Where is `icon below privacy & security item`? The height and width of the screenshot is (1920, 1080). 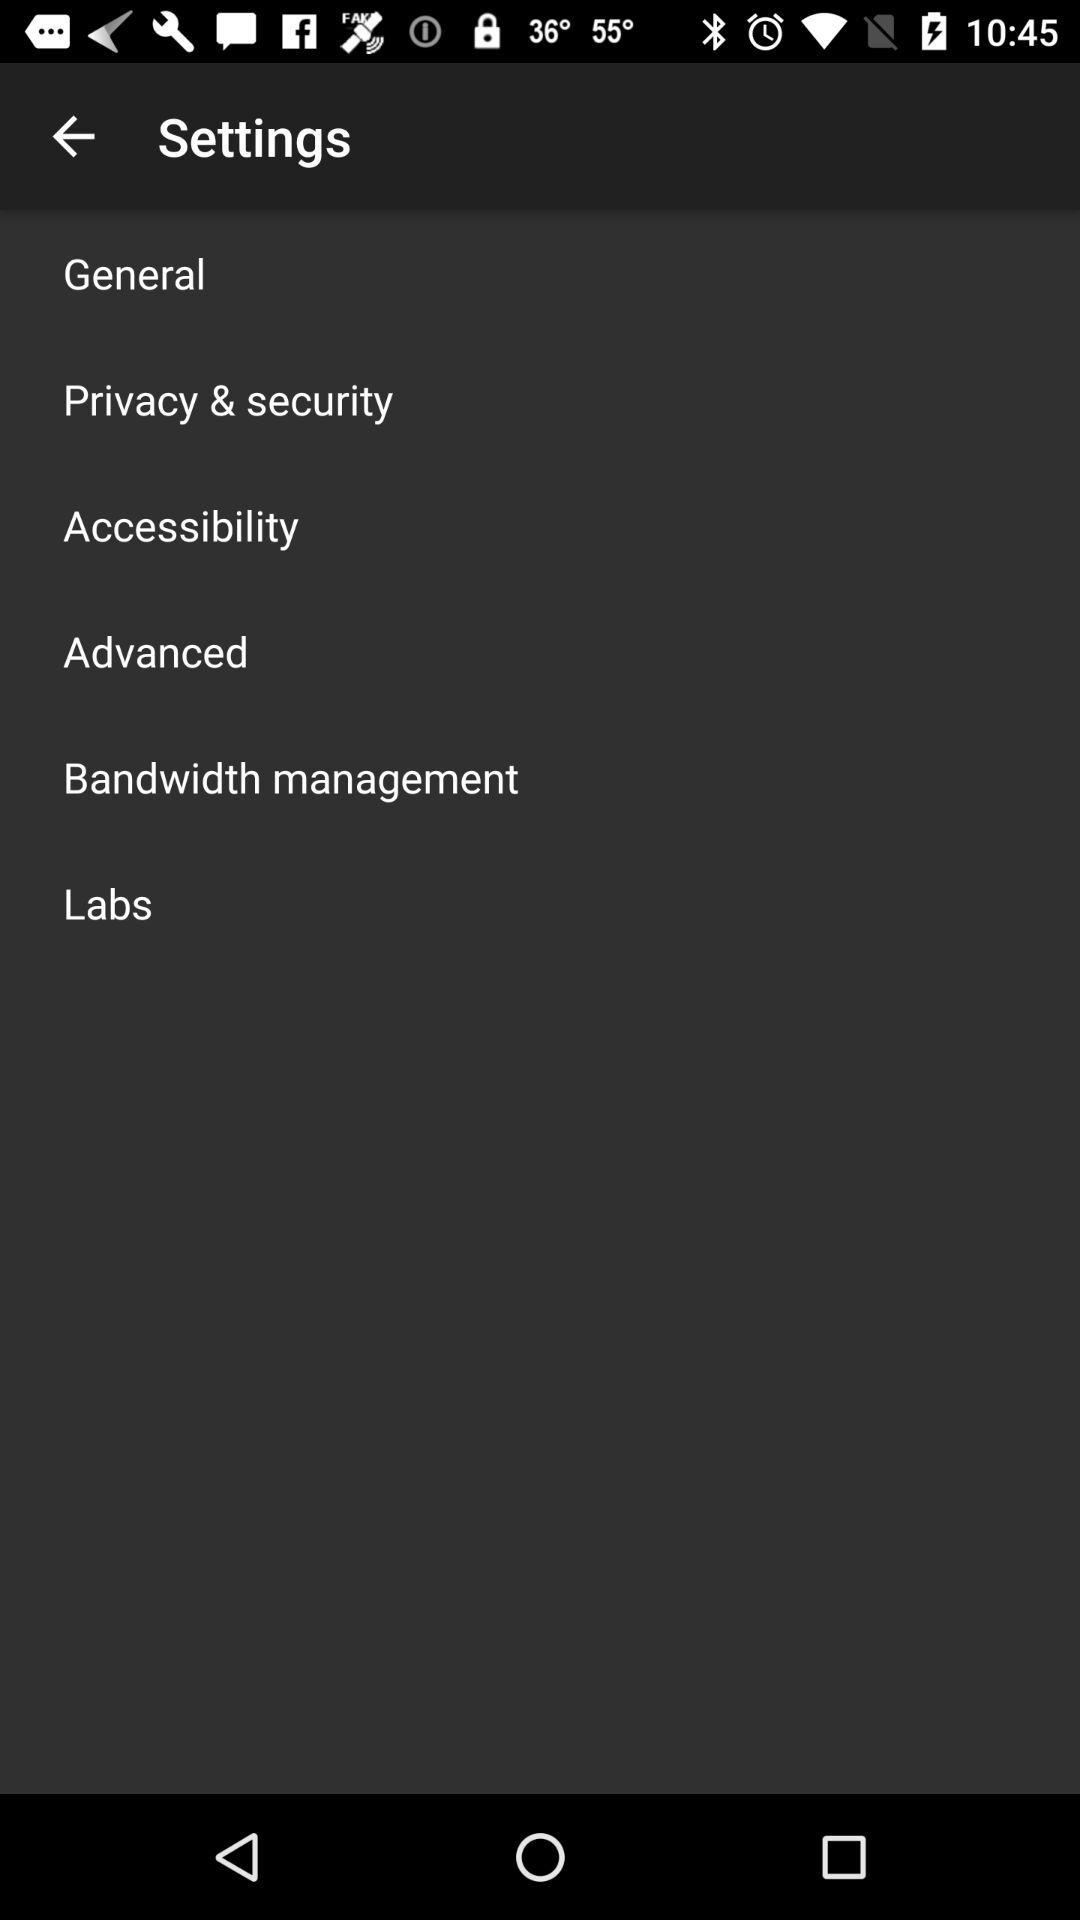 icon below privacy & security item is located at coordinates (181, 524).